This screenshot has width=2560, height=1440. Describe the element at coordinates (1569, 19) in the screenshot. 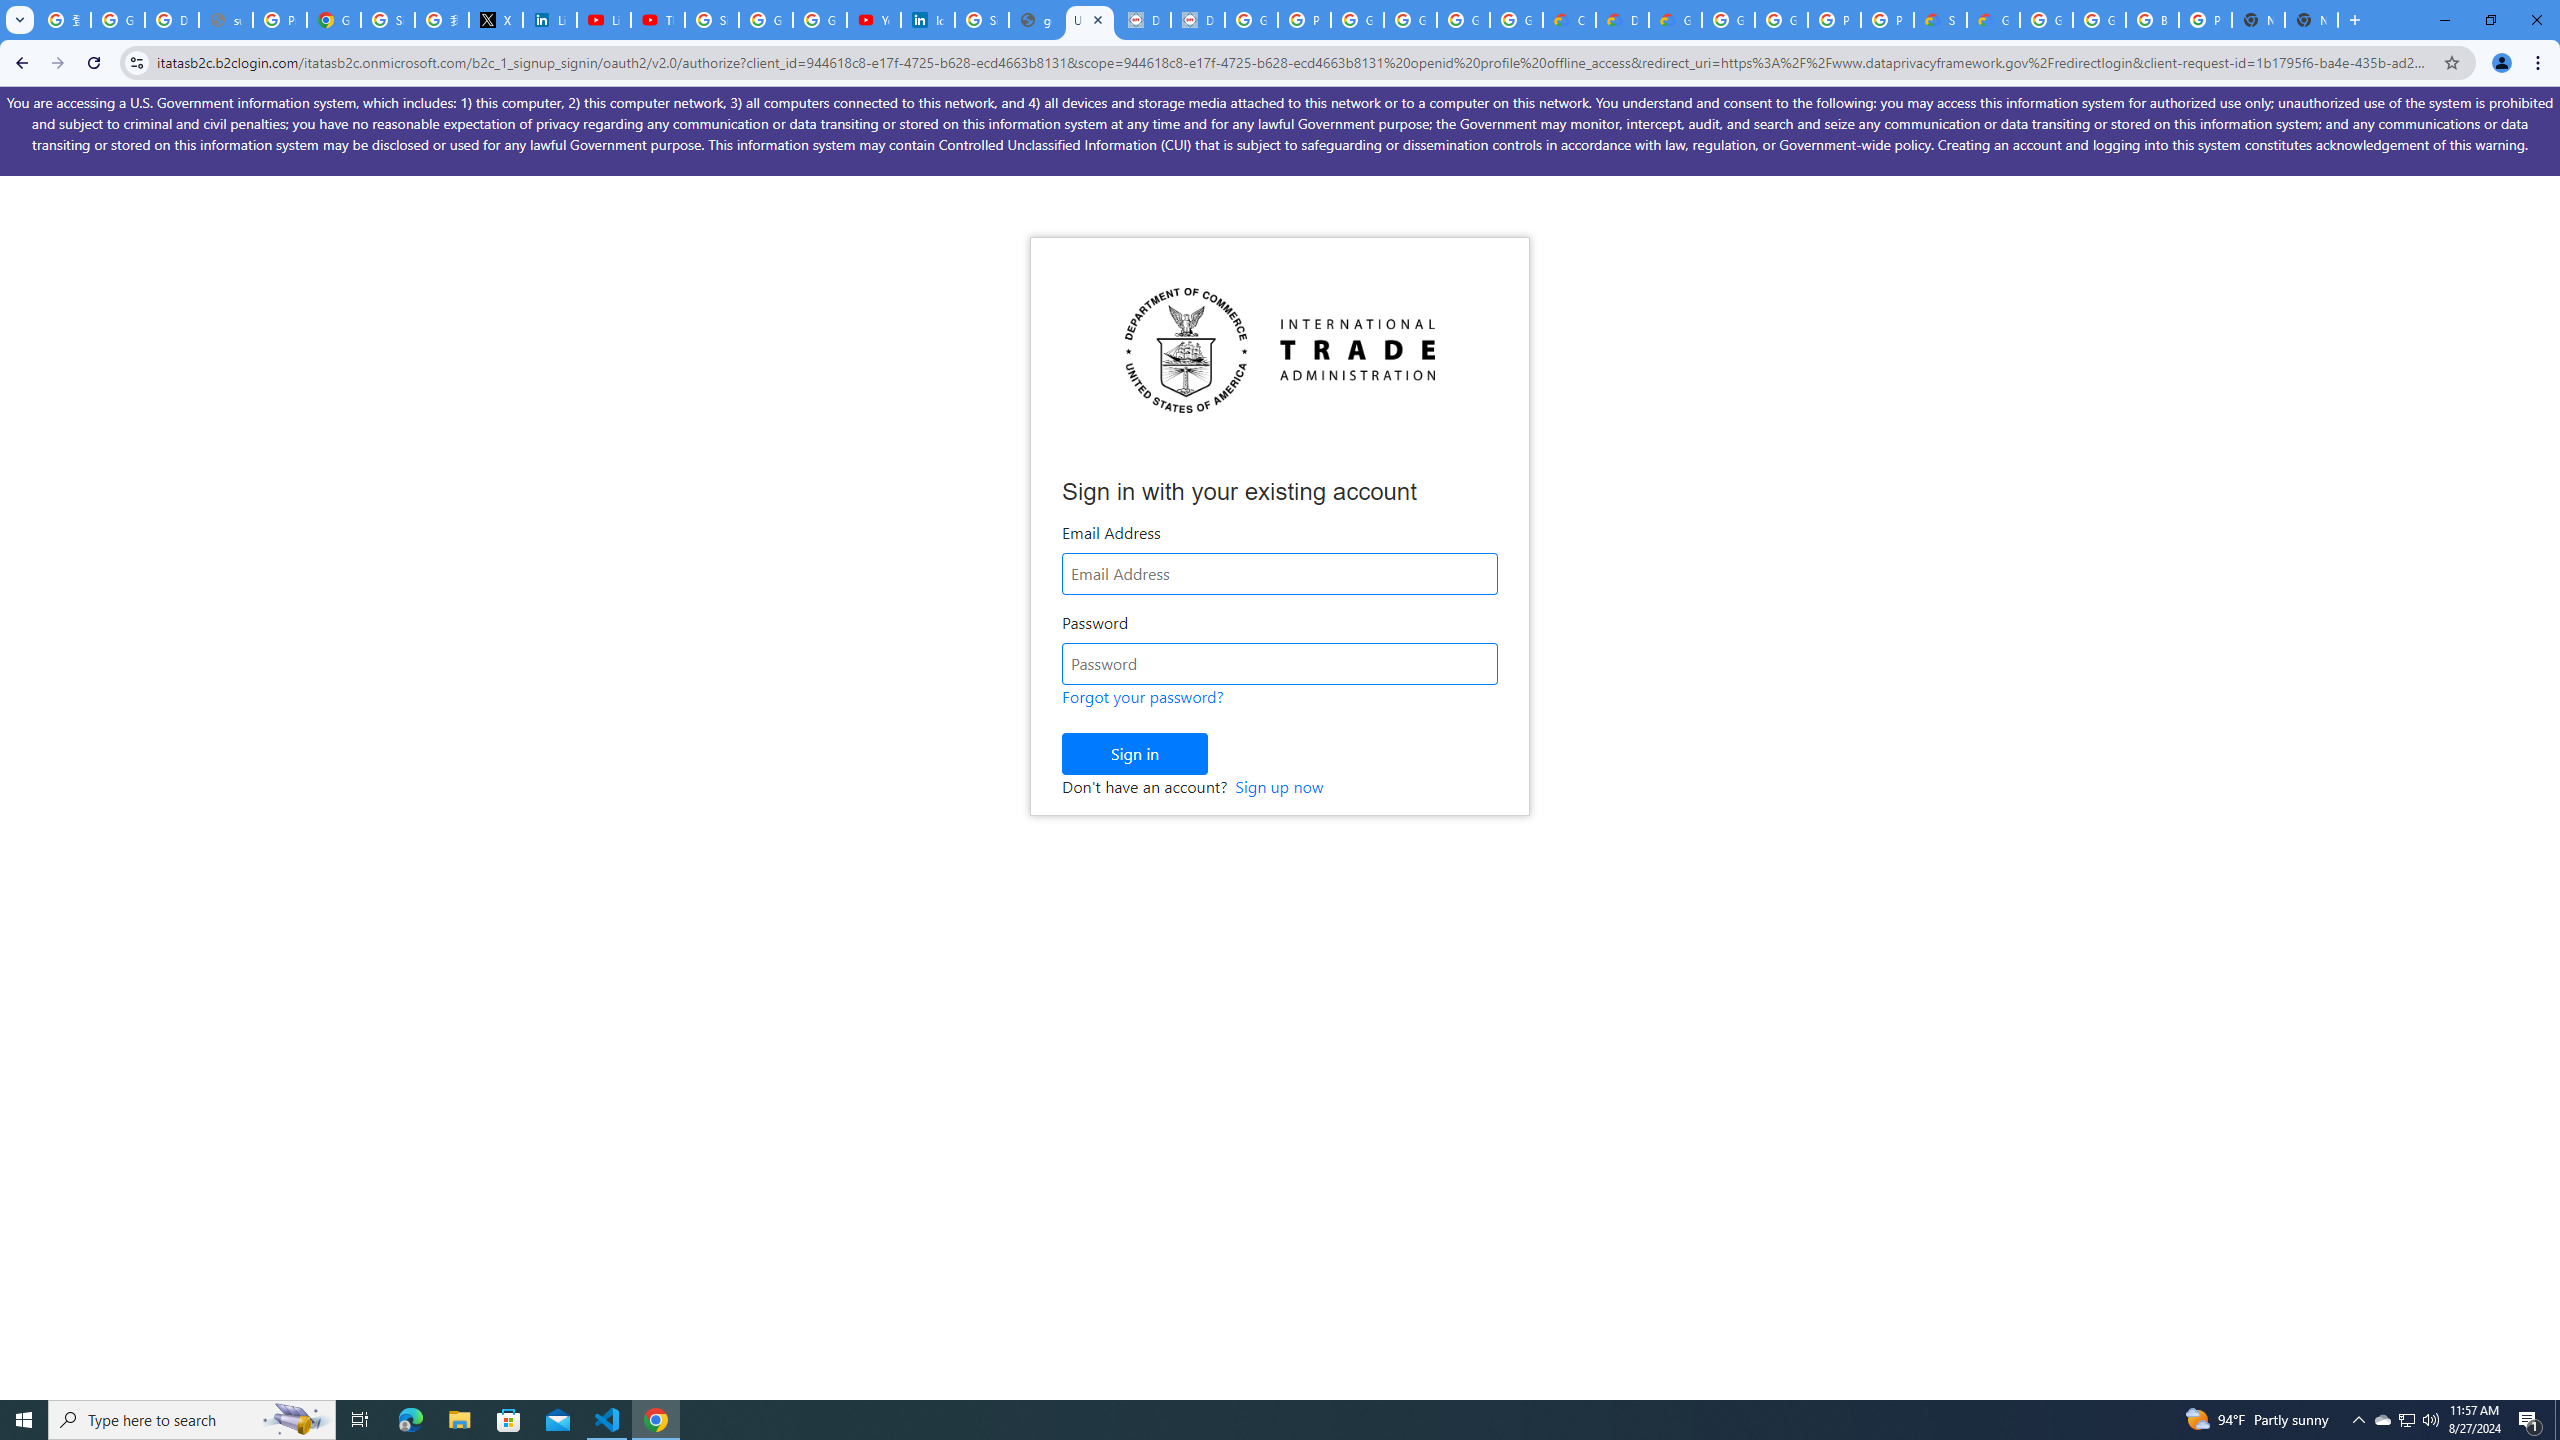

I see `'Customer Care | Google Cloud'` at that location.